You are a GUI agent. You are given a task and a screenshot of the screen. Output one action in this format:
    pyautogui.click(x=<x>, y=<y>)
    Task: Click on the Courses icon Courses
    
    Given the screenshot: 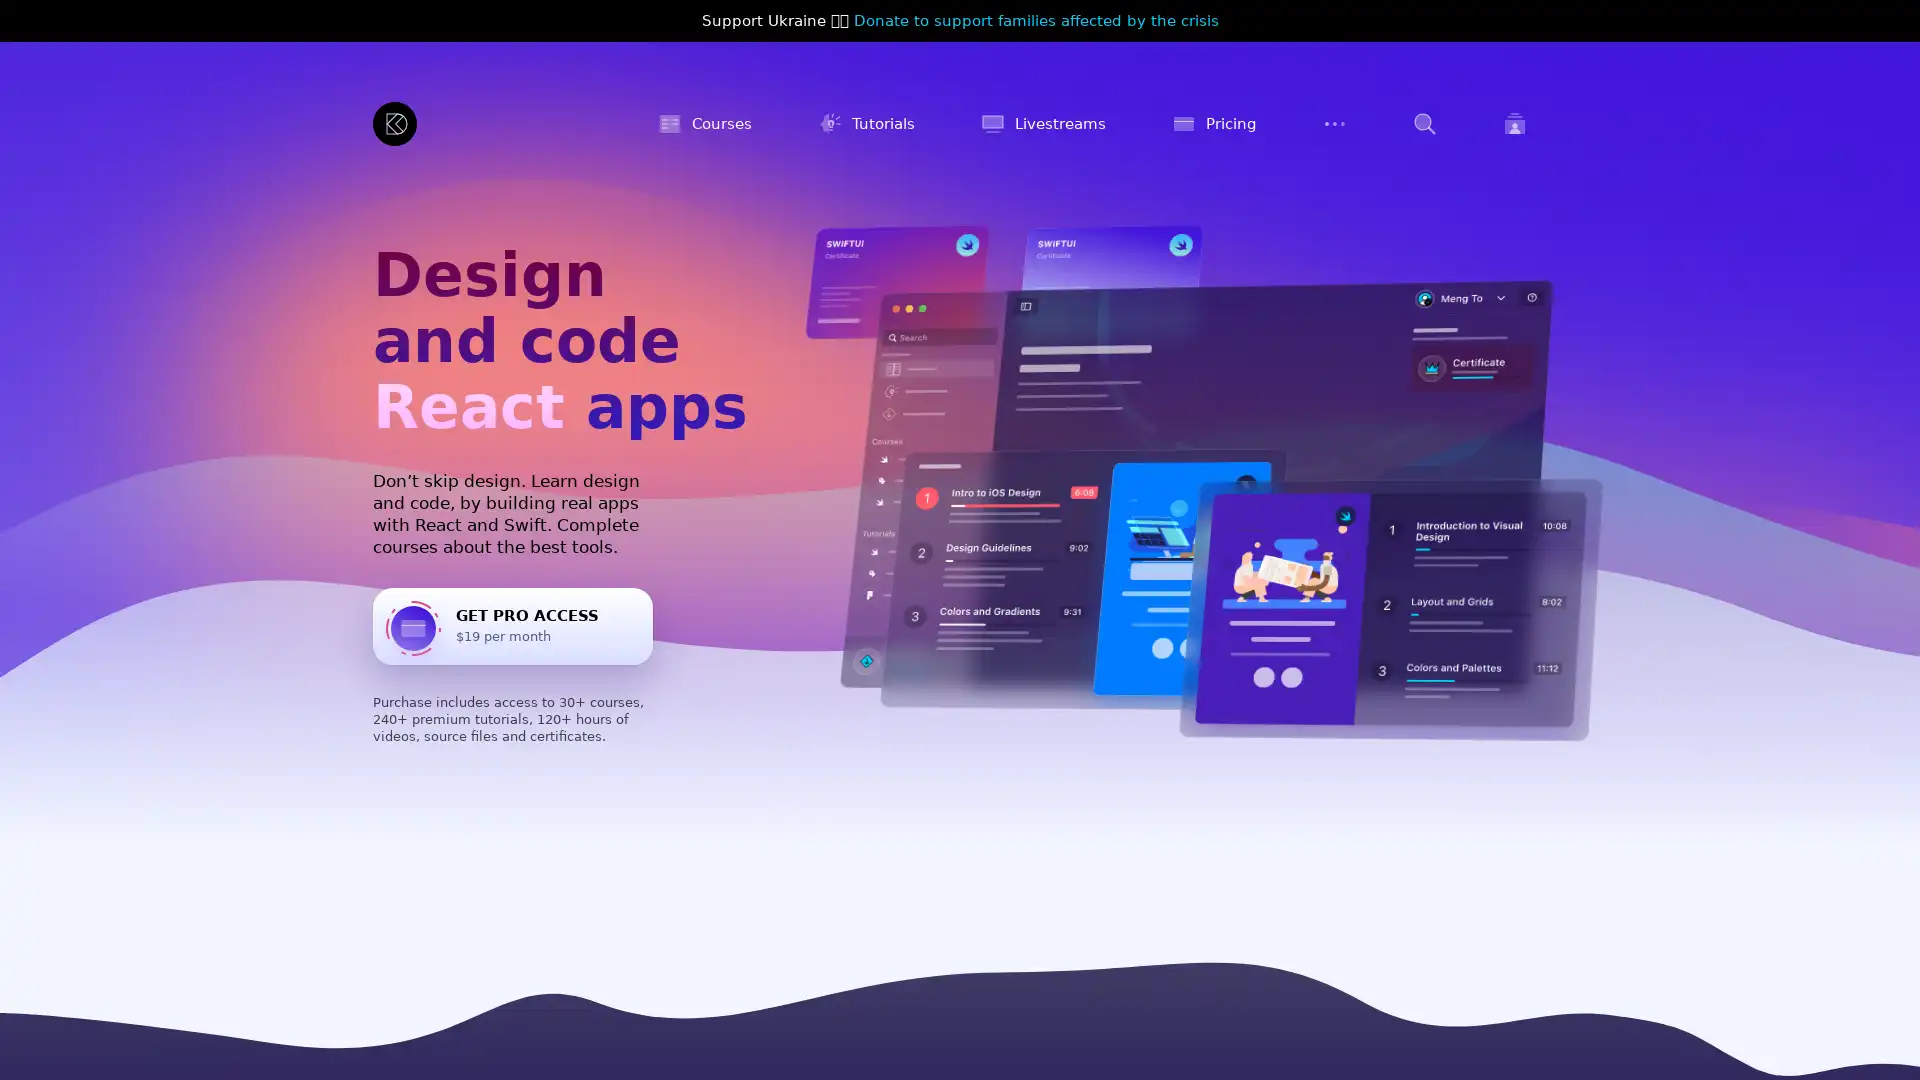 What is the action you would take?
    pyautogui.click(x=705, y=123)
    